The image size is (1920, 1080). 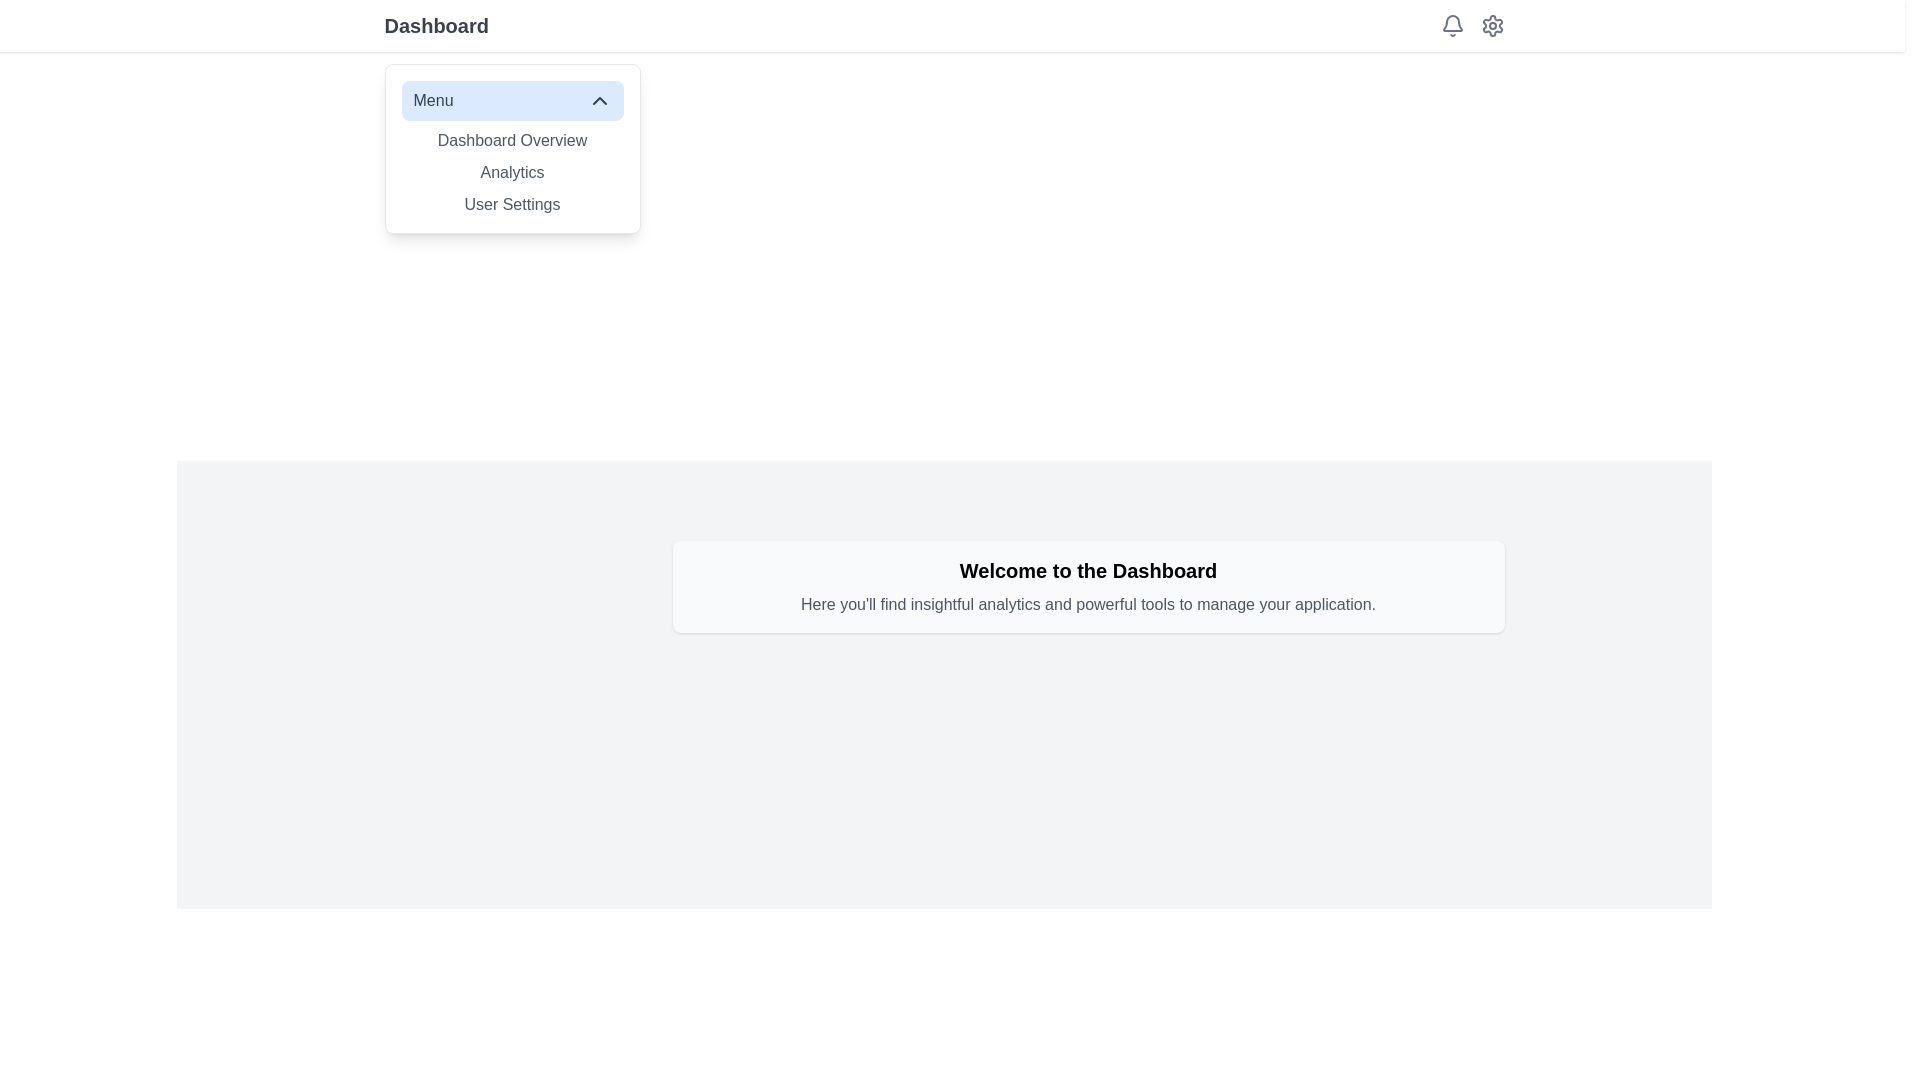 I want to click on the gear icon in the Icon Group located at the top-right section of the page for settings, so click(x=1472, y=26).